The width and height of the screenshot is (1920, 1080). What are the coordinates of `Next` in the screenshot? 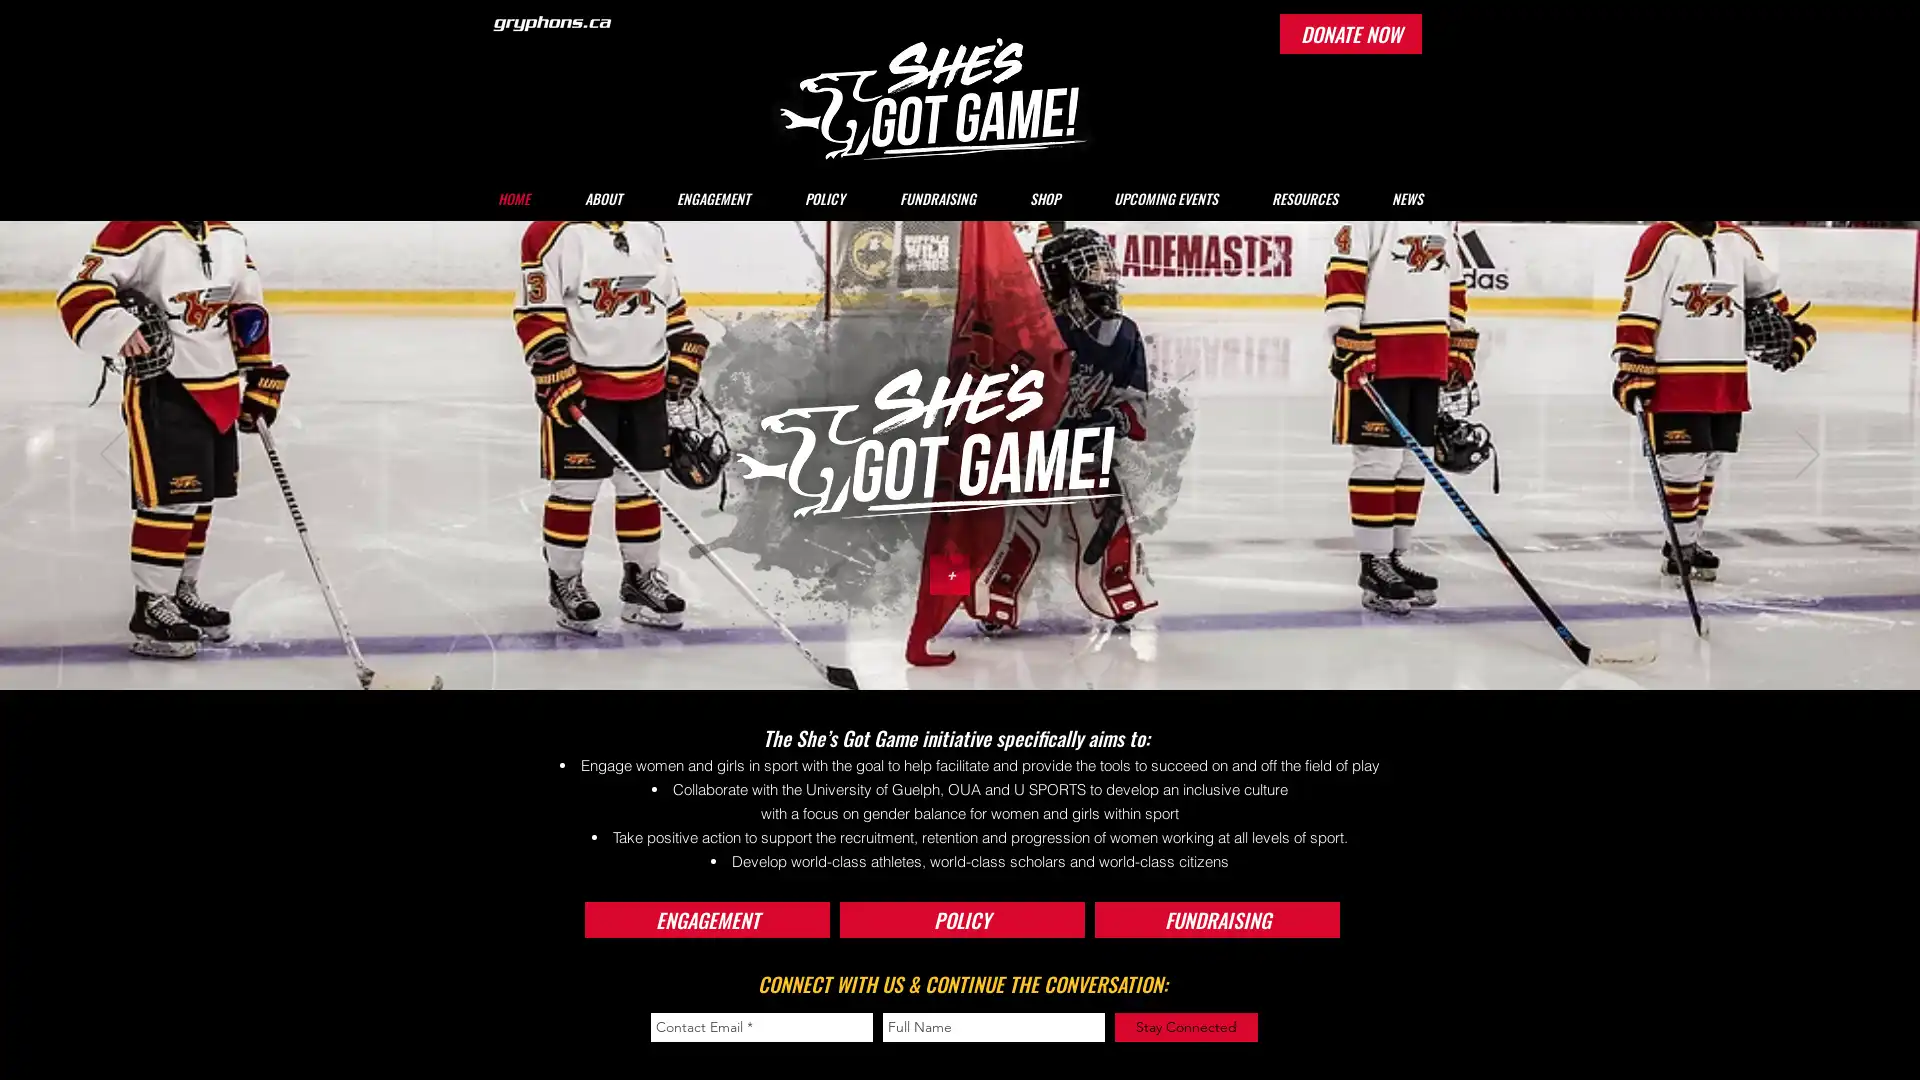 It's located at (1807, 455).